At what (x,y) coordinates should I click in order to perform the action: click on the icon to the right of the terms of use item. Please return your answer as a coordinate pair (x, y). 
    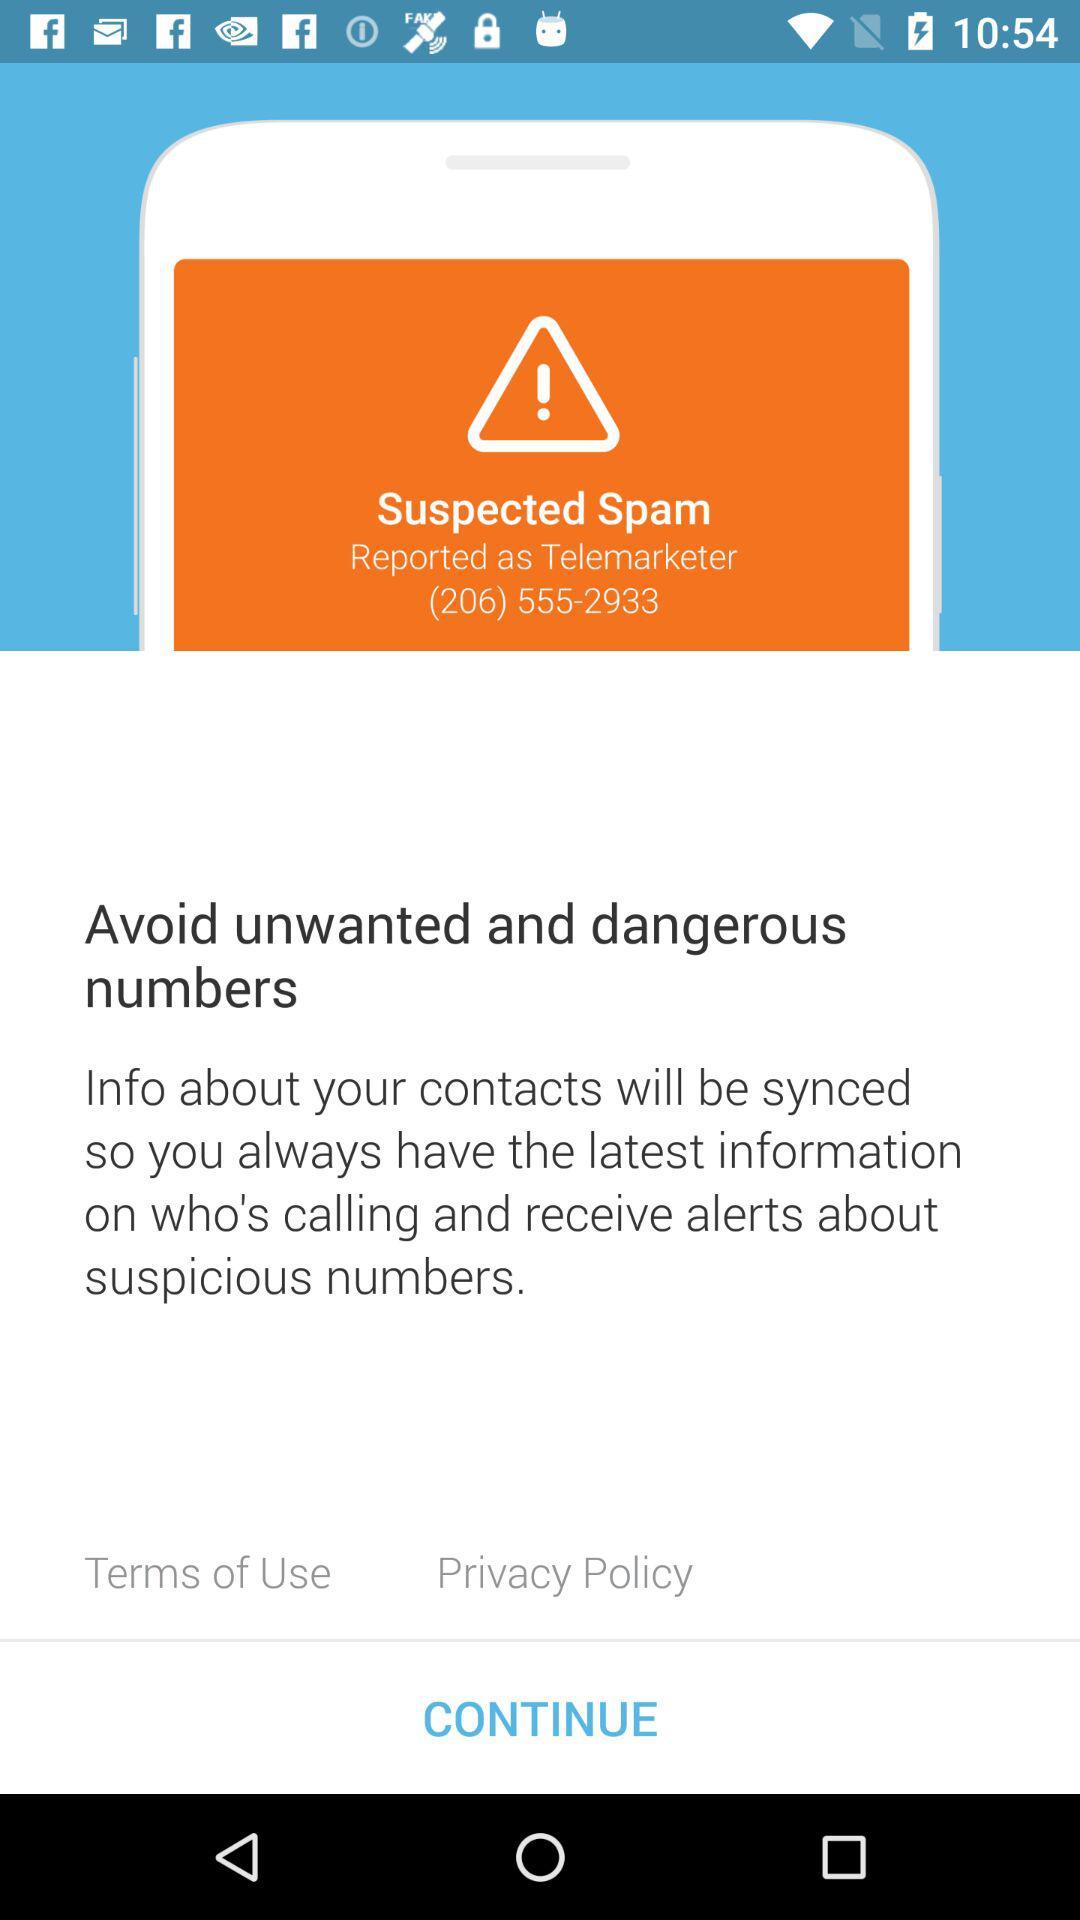
    Looking at the image, I should click on (564, 1570).